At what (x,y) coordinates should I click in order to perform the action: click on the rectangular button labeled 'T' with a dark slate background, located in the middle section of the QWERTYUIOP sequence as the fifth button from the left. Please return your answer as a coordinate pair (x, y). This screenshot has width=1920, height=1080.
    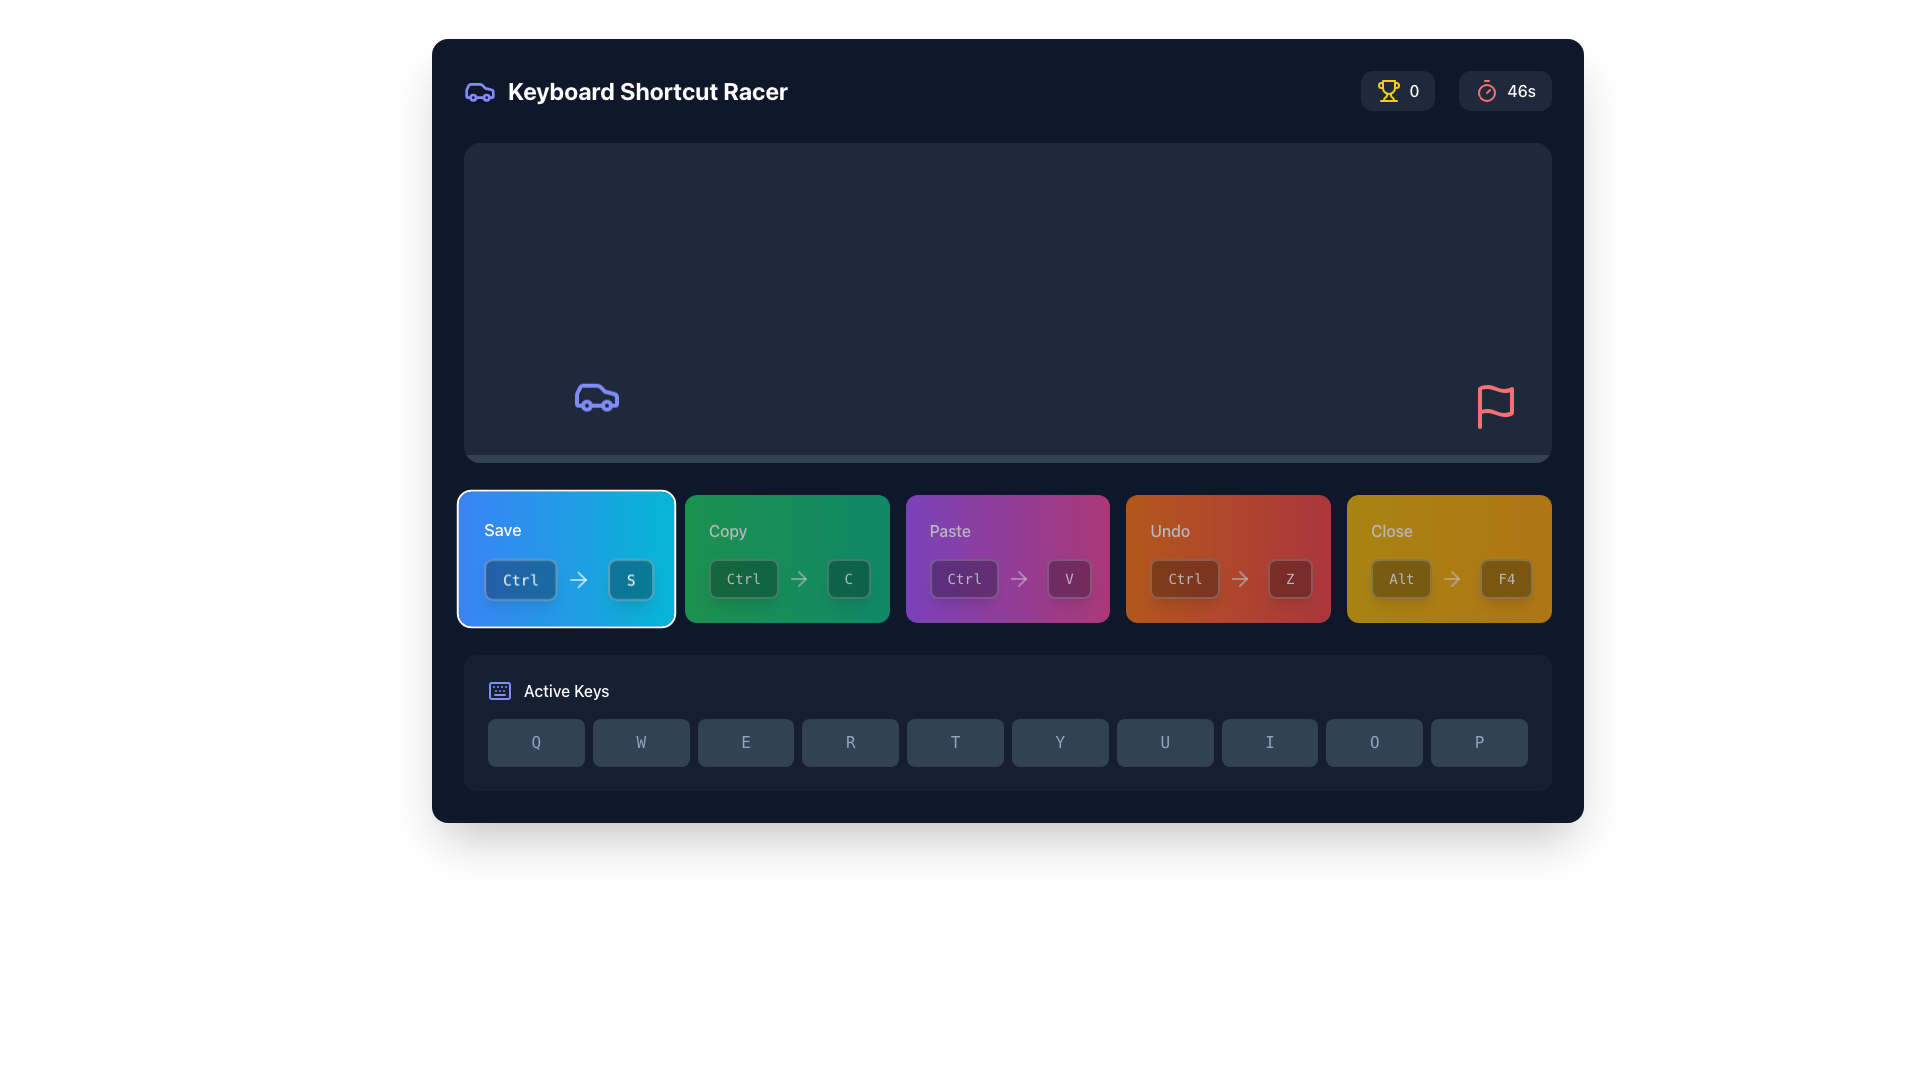
    Looking at the image, I should click on (954, 743).